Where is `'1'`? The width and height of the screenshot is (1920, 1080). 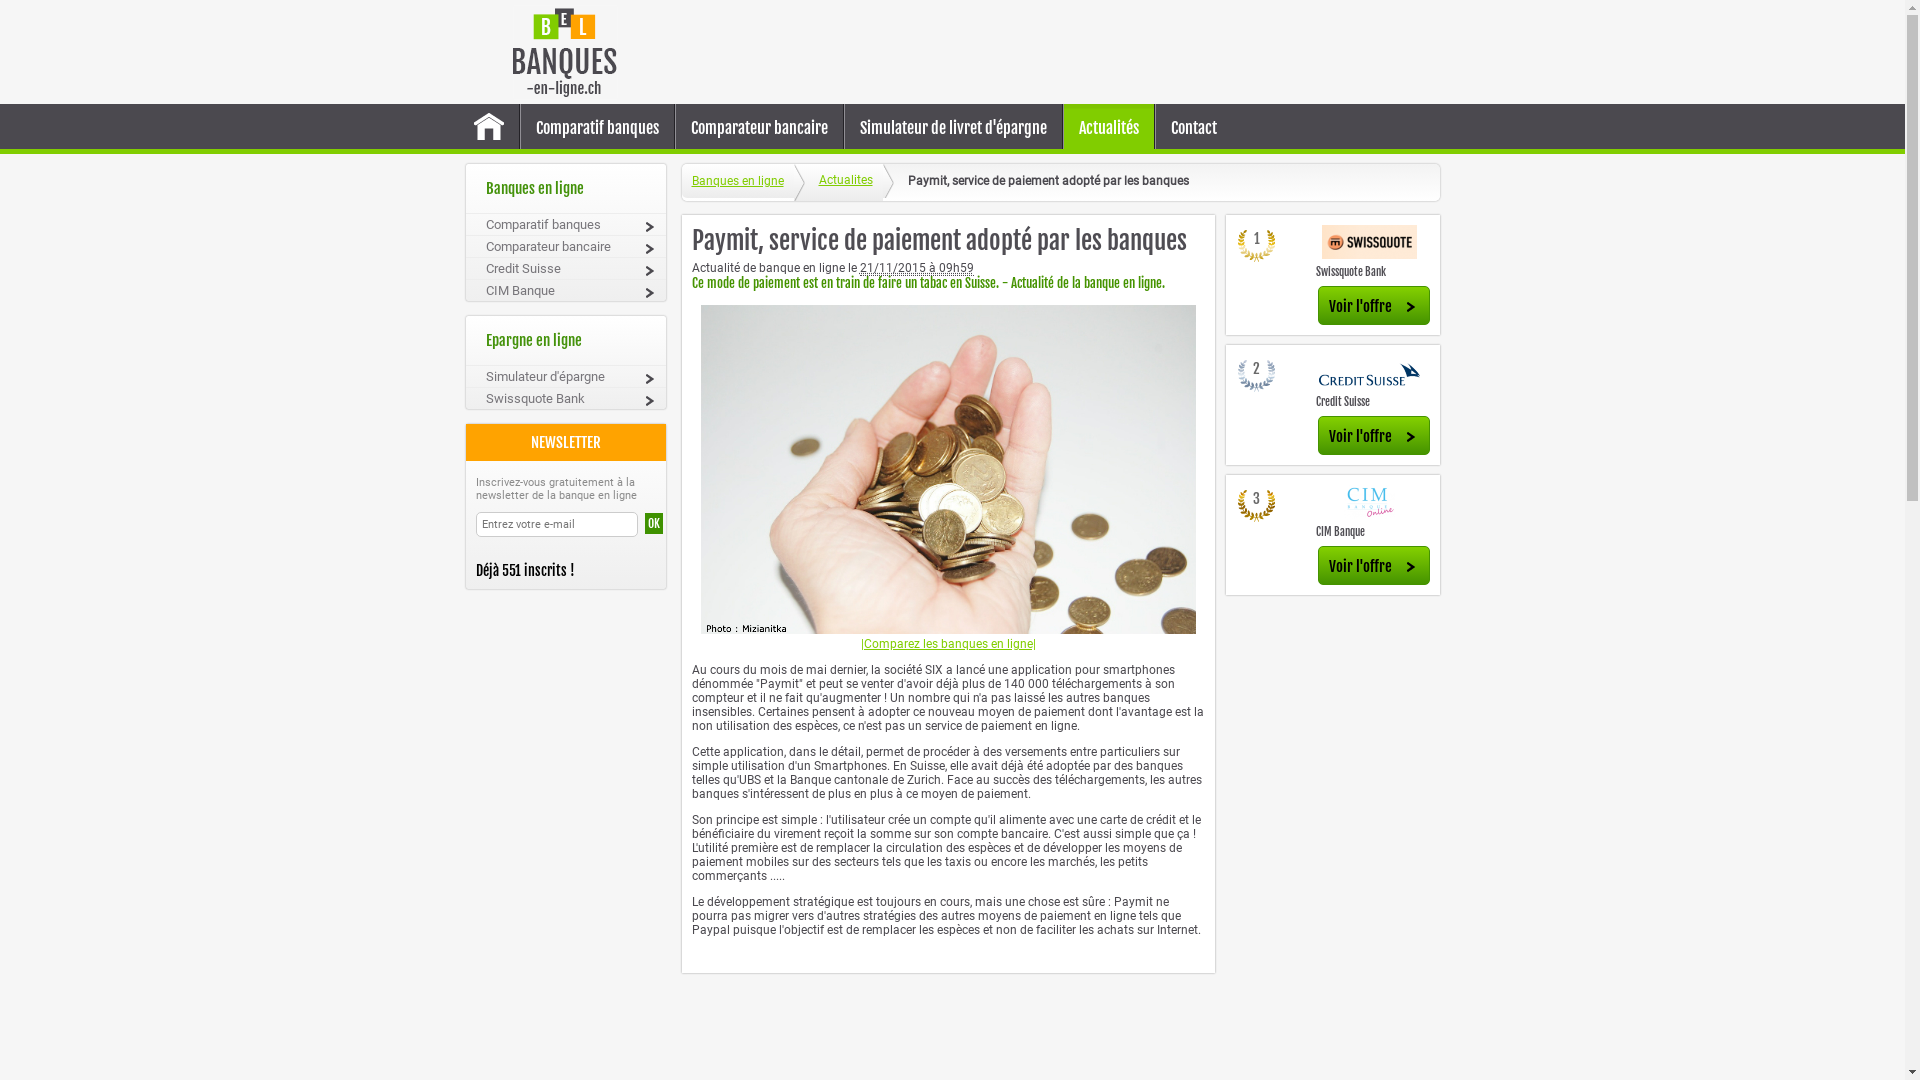 '1' is located at coordinates (1256, 247).